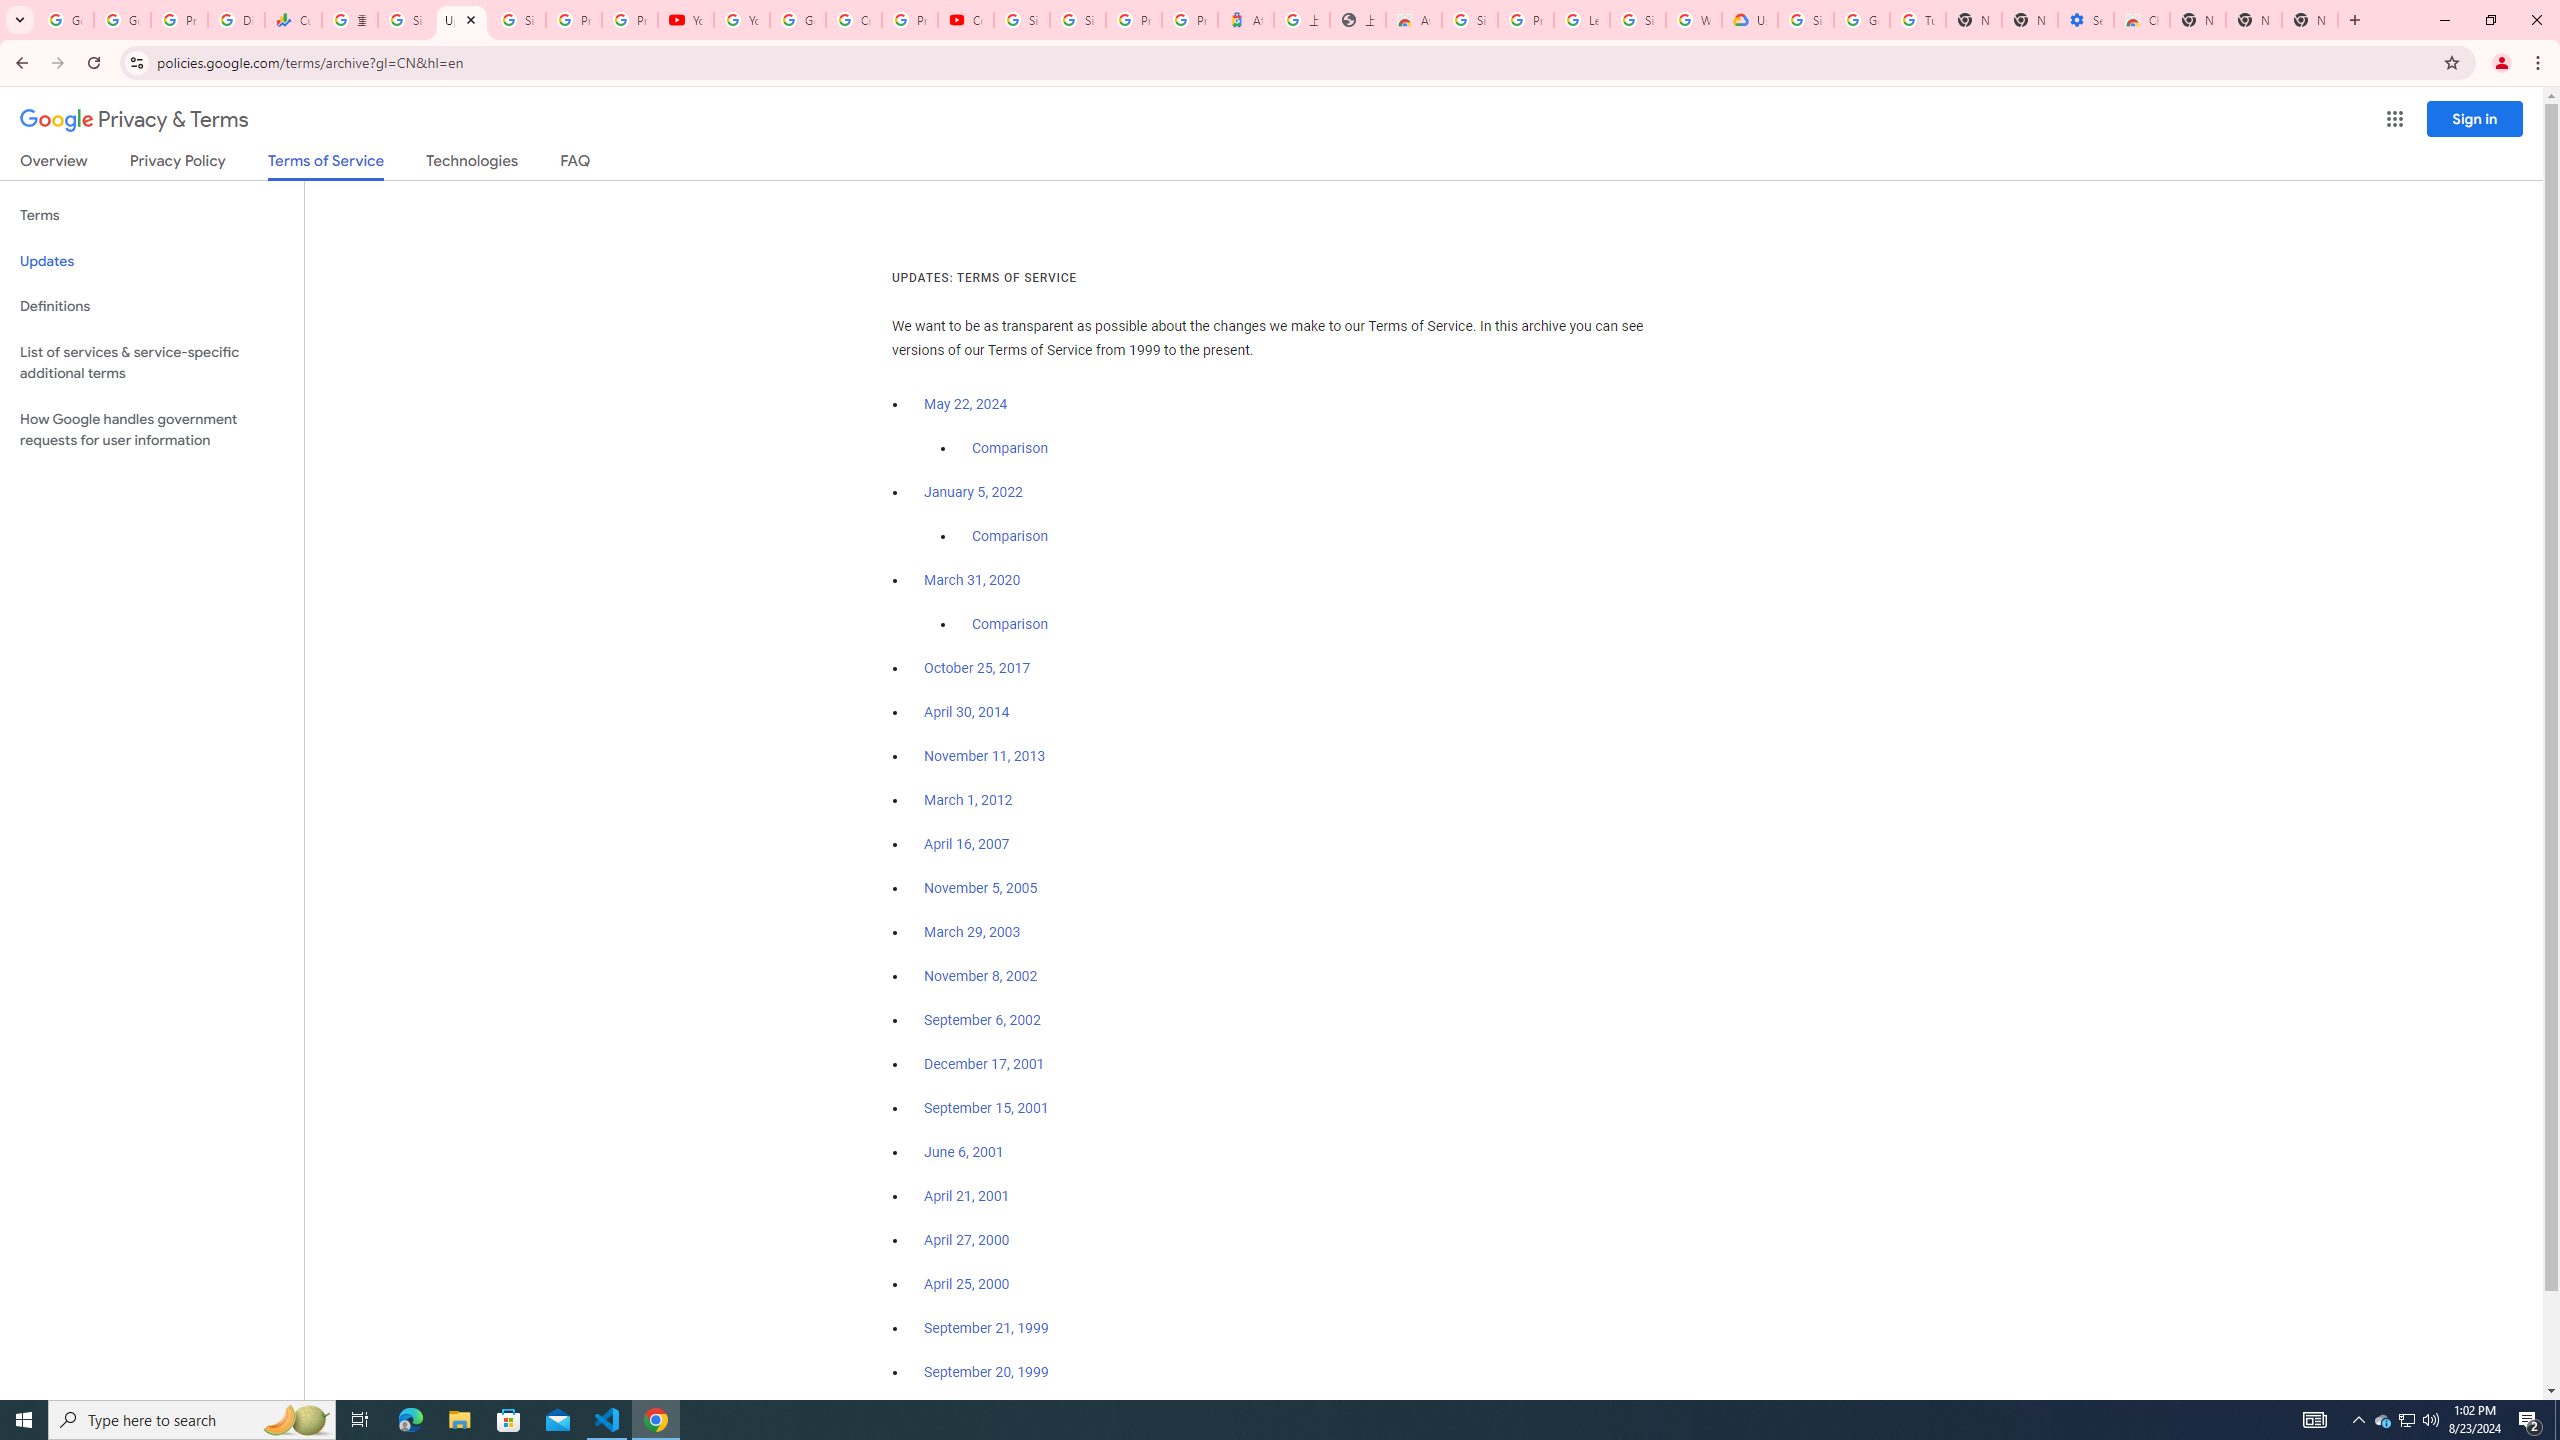 The width and height of the screenshot is (2560, 1440). I want to click on 'April 16, 2007', so click(966, 845).